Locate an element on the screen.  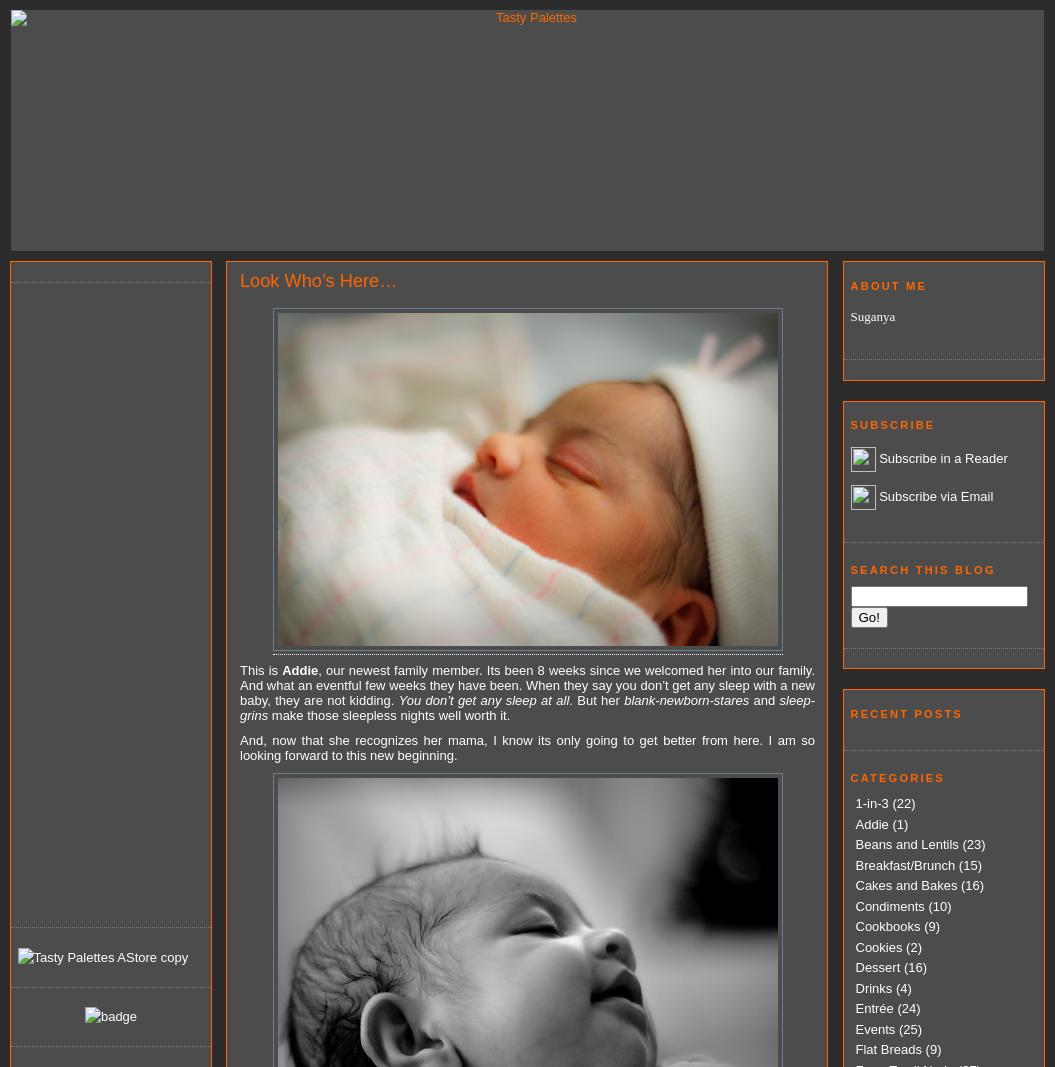
'Beans and Lentils' is located at coordinates (905, 843).